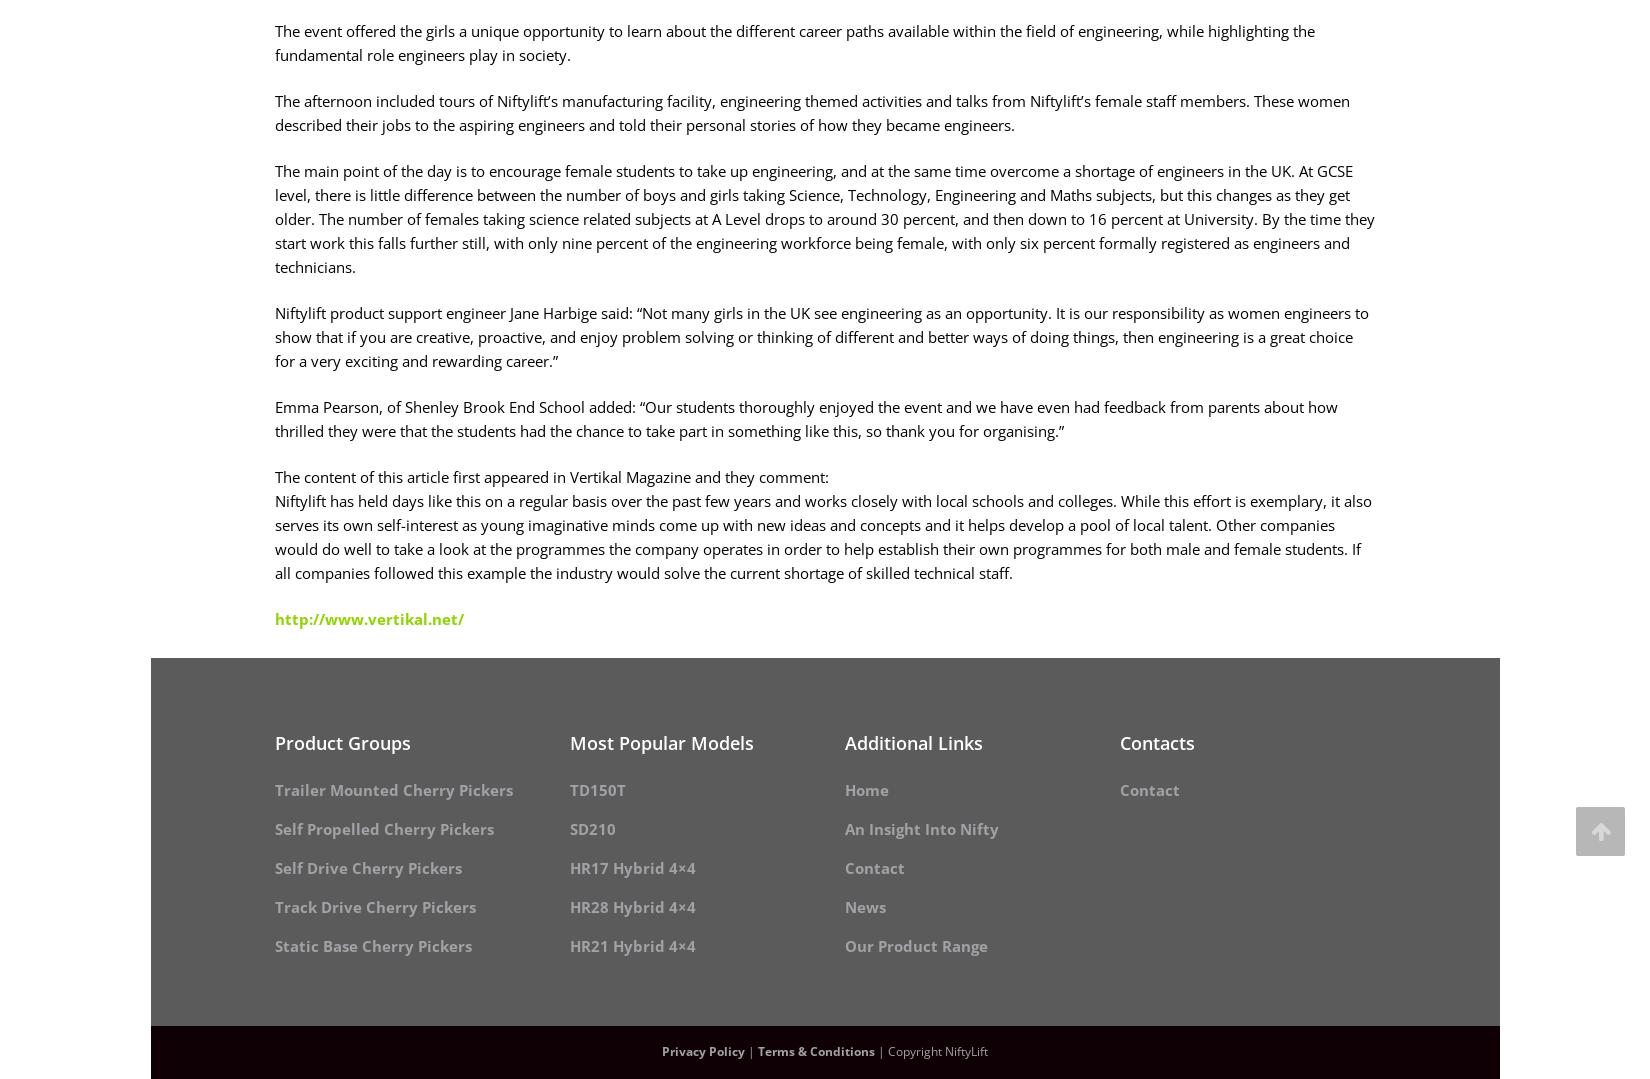  What do you see at coordinates (865, 905) in the screenshot?
I see `'News'` at bounding box center [865, 905].